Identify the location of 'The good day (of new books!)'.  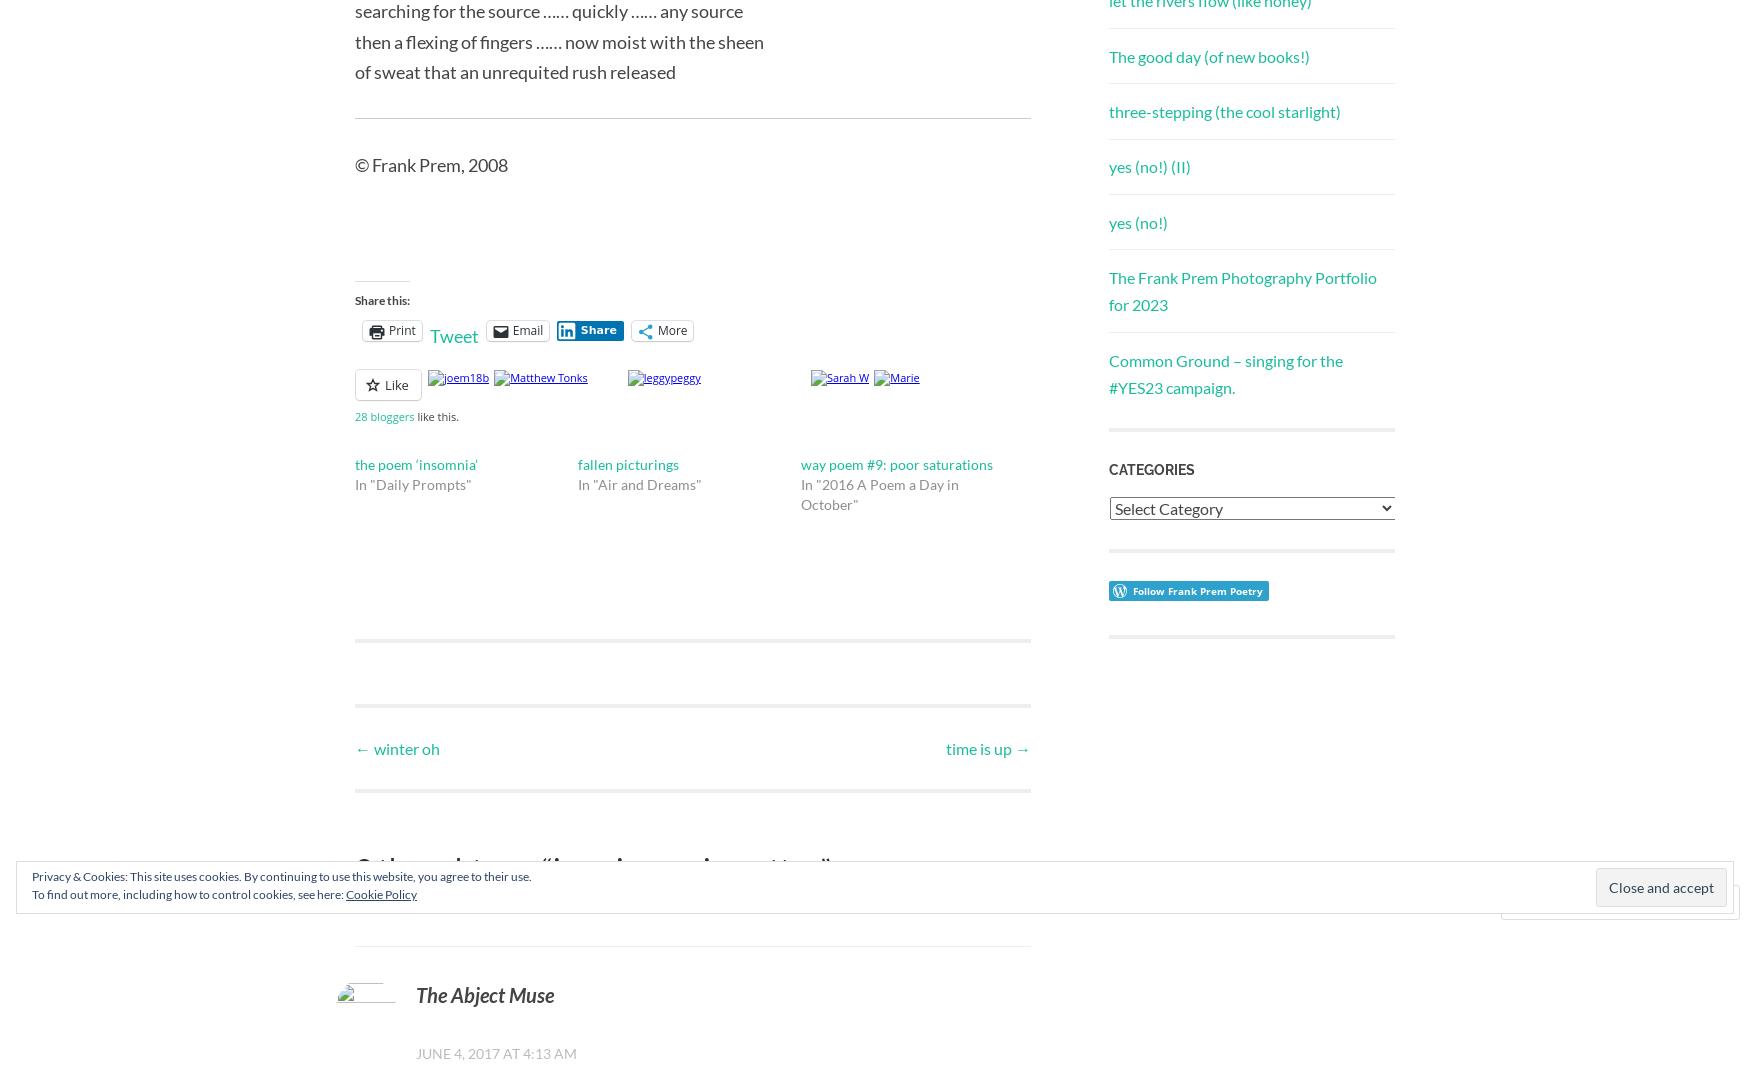
(1209, 54).